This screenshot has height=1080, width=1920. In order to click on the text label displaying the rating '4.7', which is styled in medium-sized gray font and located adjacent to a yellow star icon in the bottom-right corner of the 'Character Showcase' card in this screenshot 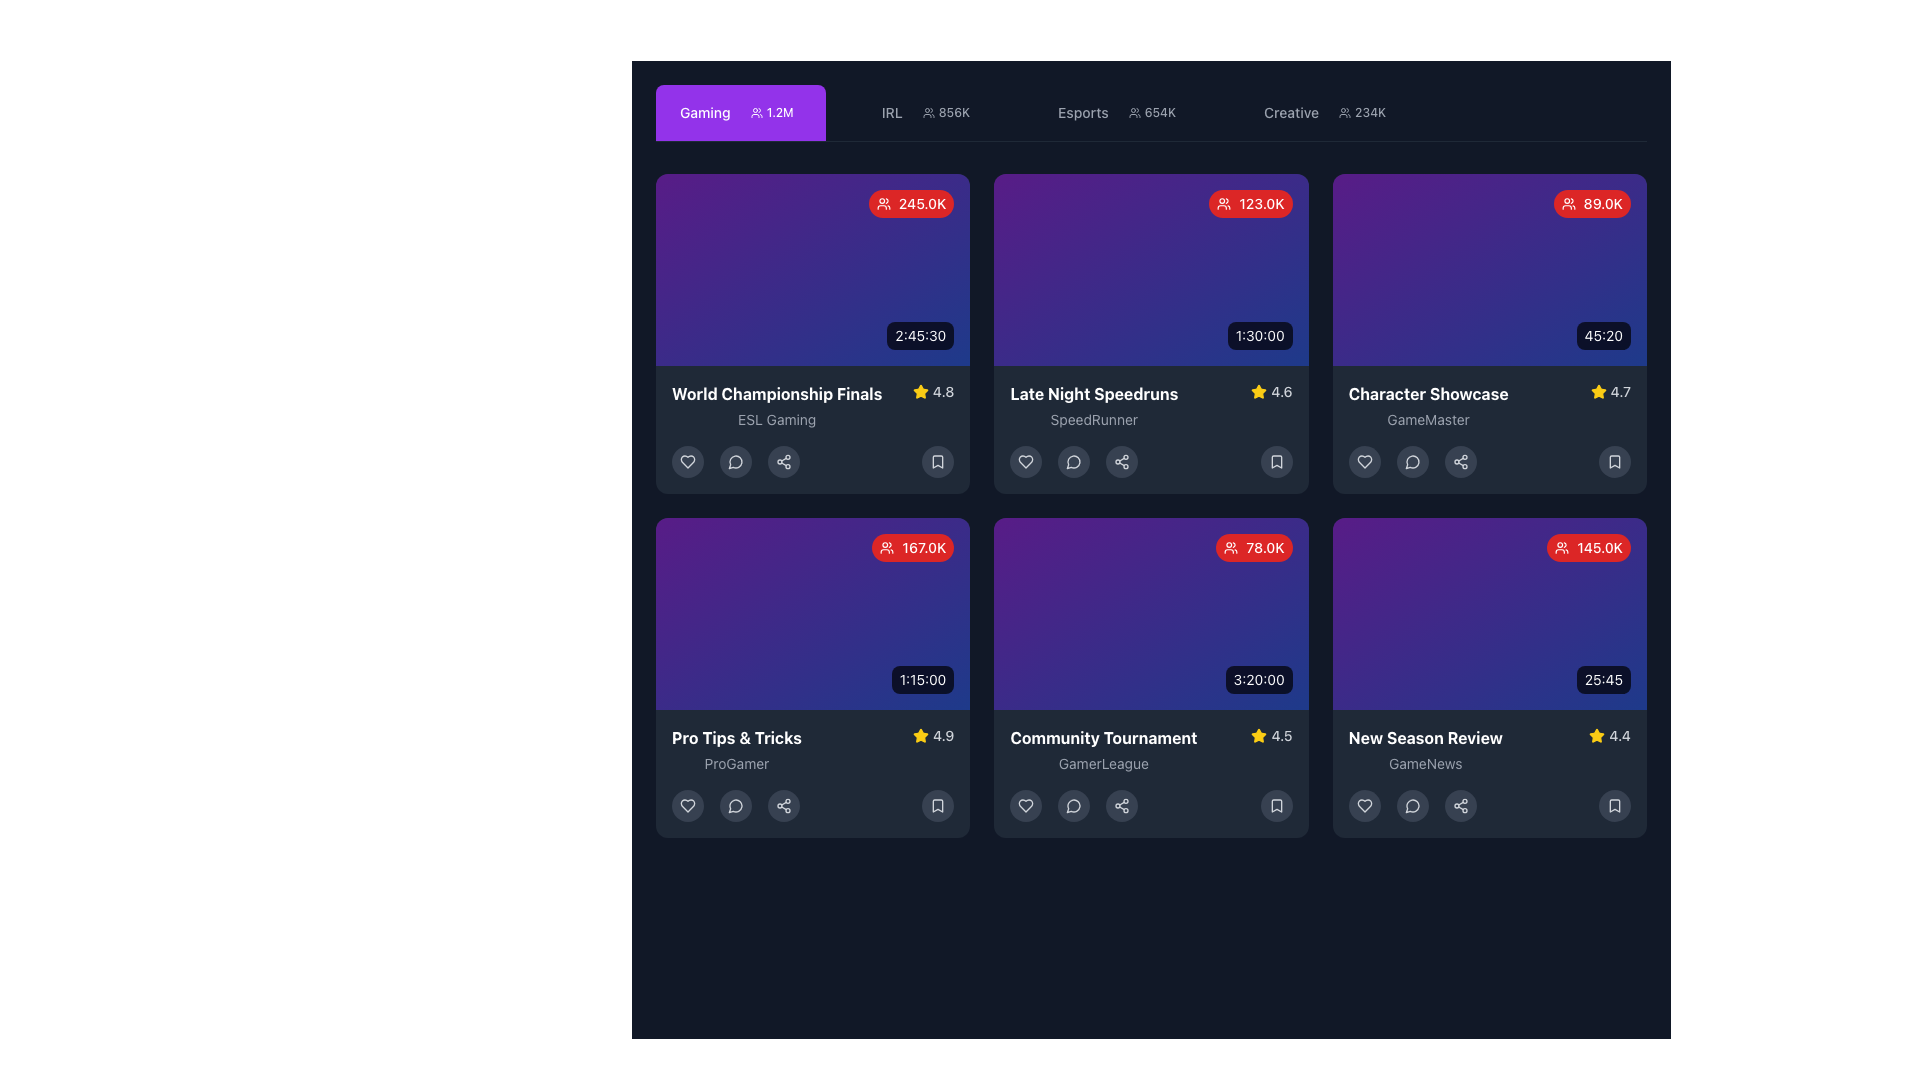, I will do `click(1620, 392)`.